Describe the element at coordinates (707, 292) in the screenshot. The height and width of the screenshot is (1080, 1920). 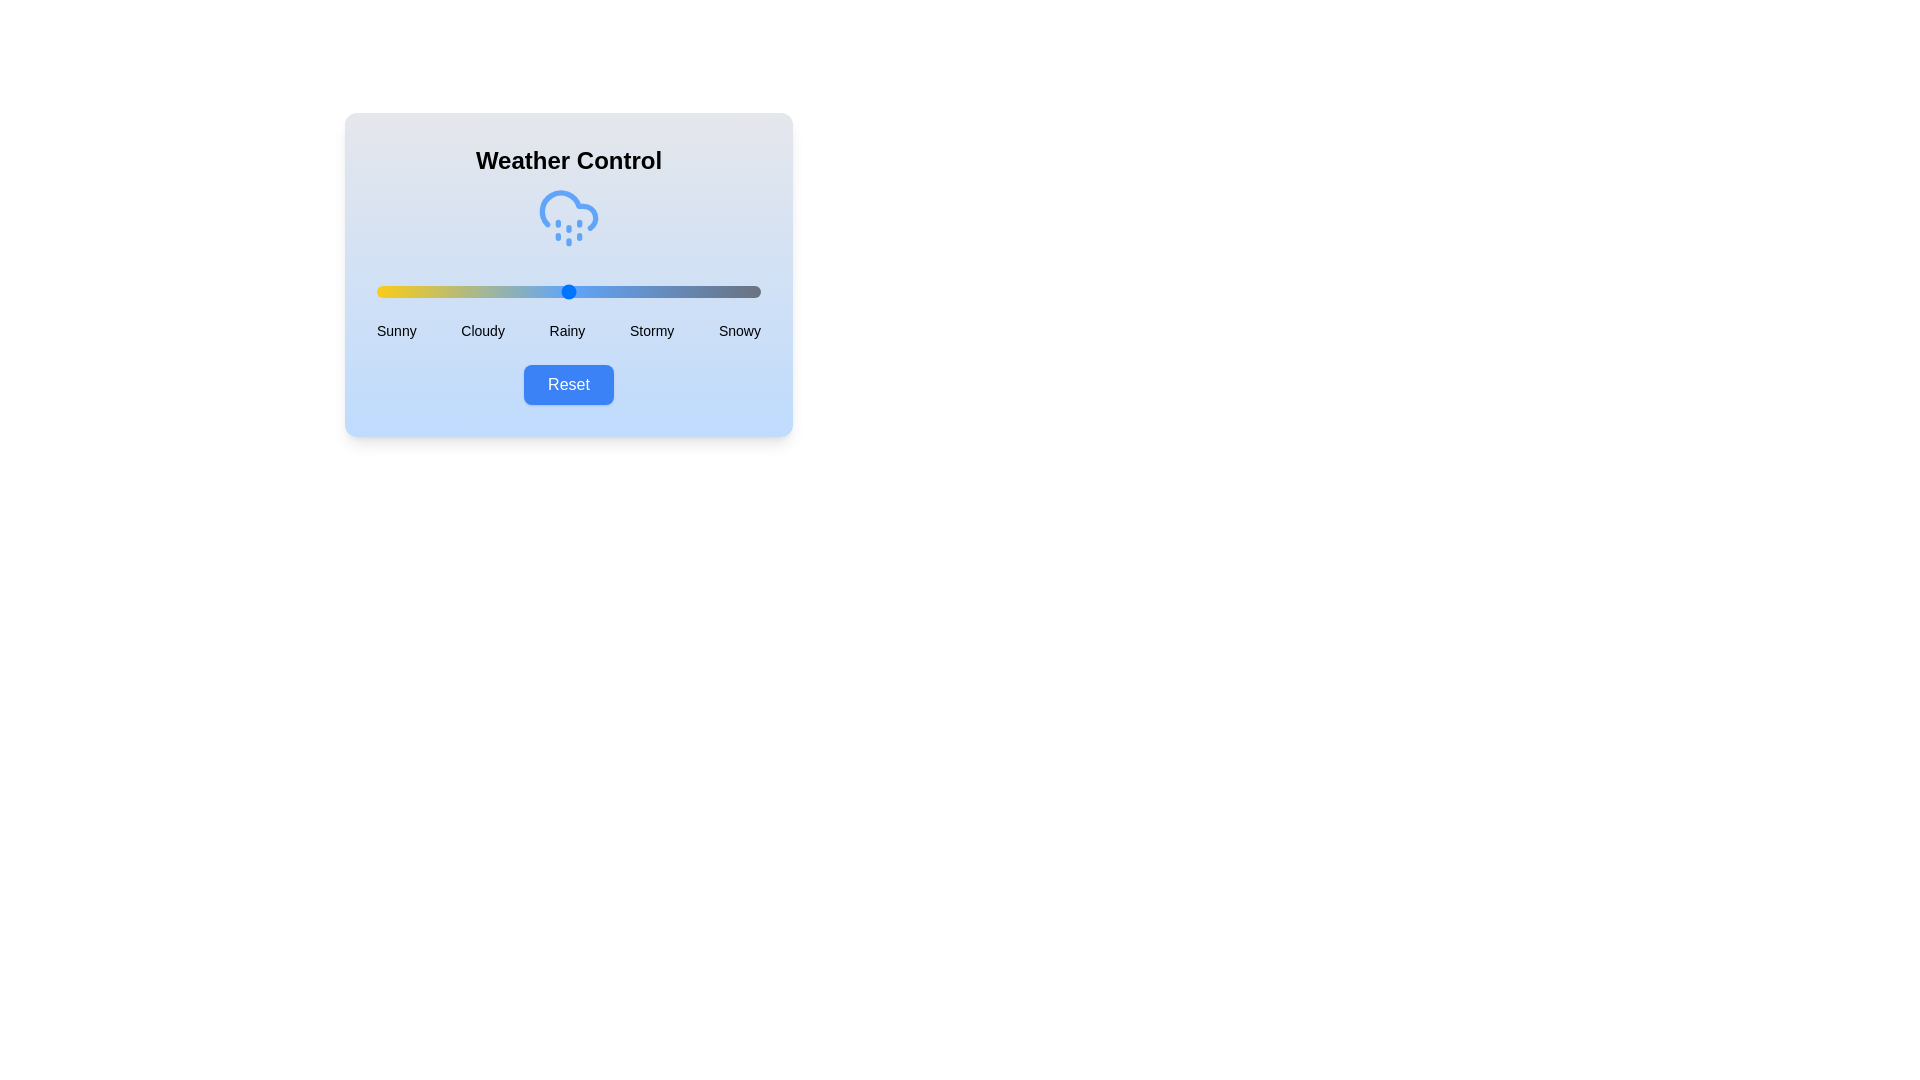
I see `the weather condition slider to 86` at that location.